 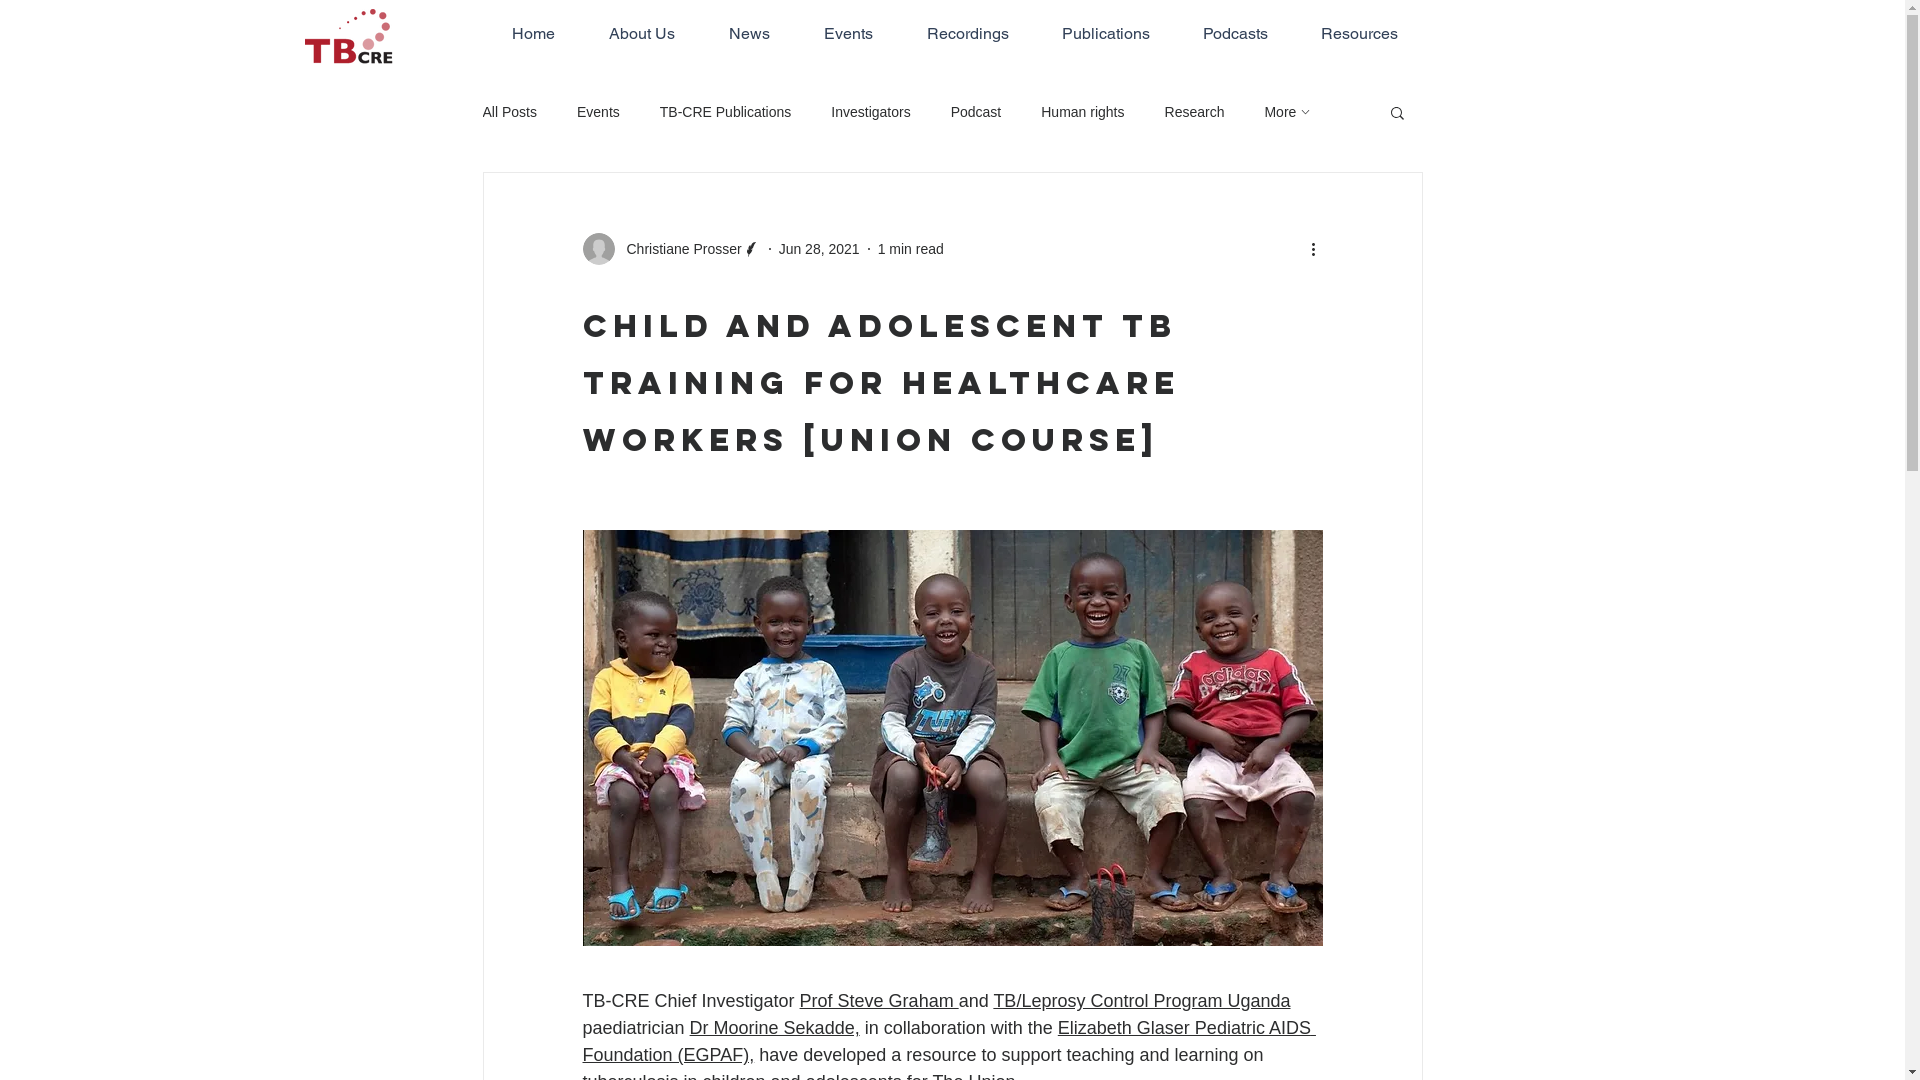 What do you see at coordinates (947, 1040) in the screenshot?
I see `'Elizabeth Glaser Pediatric AIDS Foundation (EGPAF),'` at bounding box center [947, 1040].